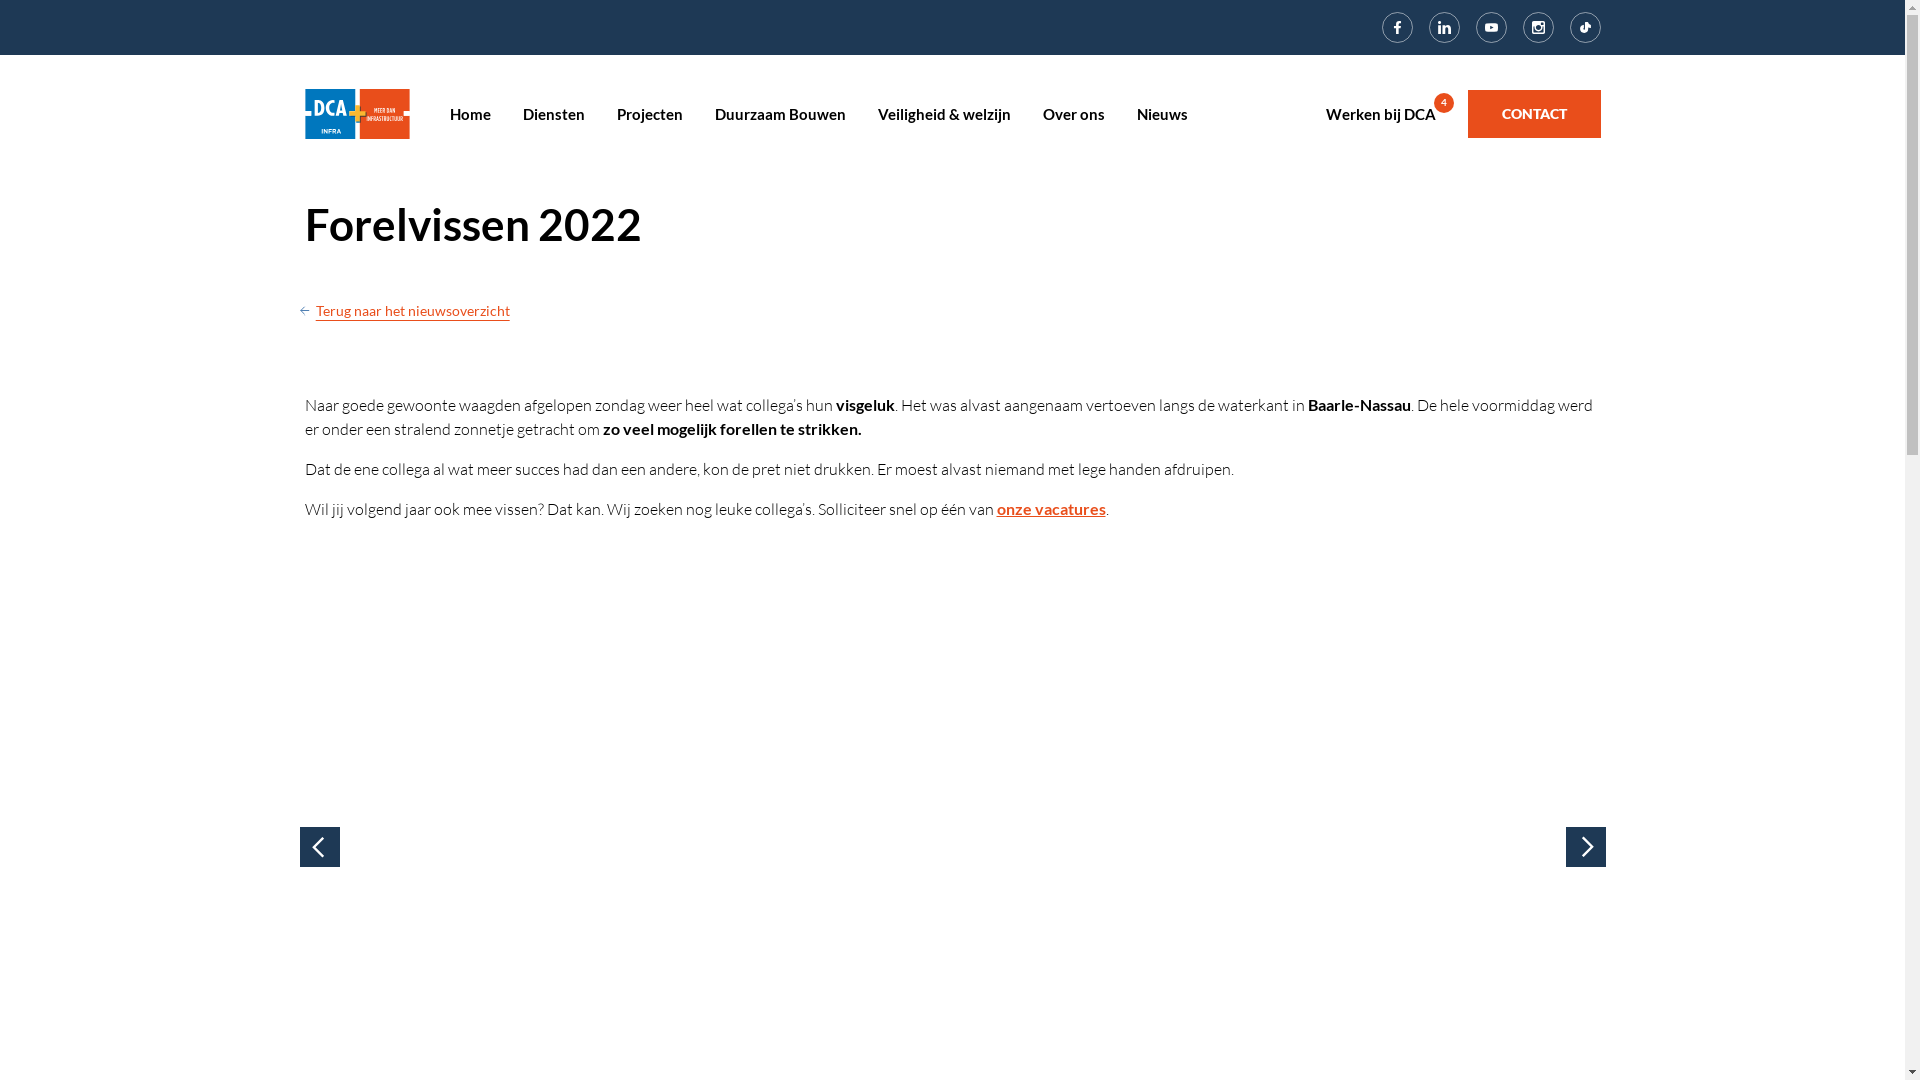 Image resolution: width=1920 pixels, height=1080 pixels. What do you see at coordinates (1049, 507) in the screenshot?
I see `'onze vacatures'` at bounding box center [1049, 507].